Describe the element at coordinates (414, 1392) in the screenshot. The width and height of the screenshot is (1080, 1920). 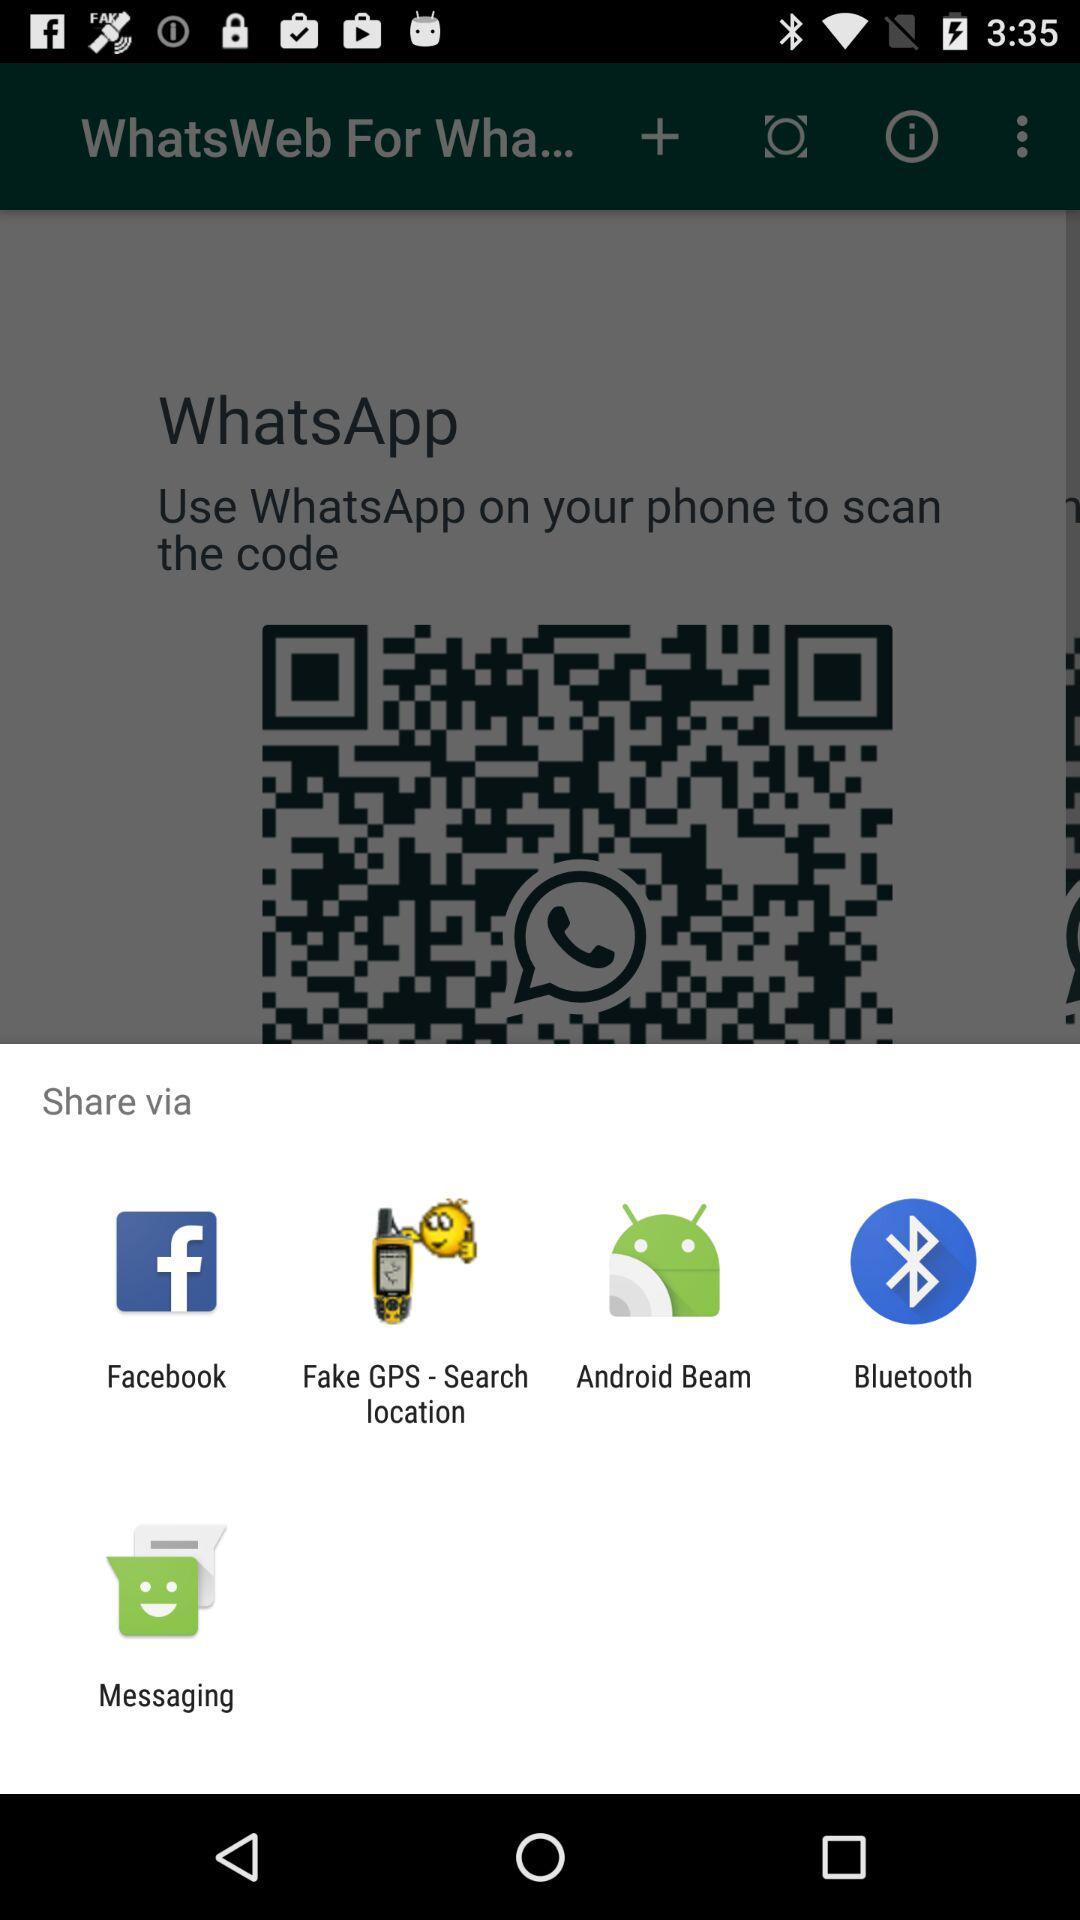
I see `the app to the left of the android beam item` at that location.